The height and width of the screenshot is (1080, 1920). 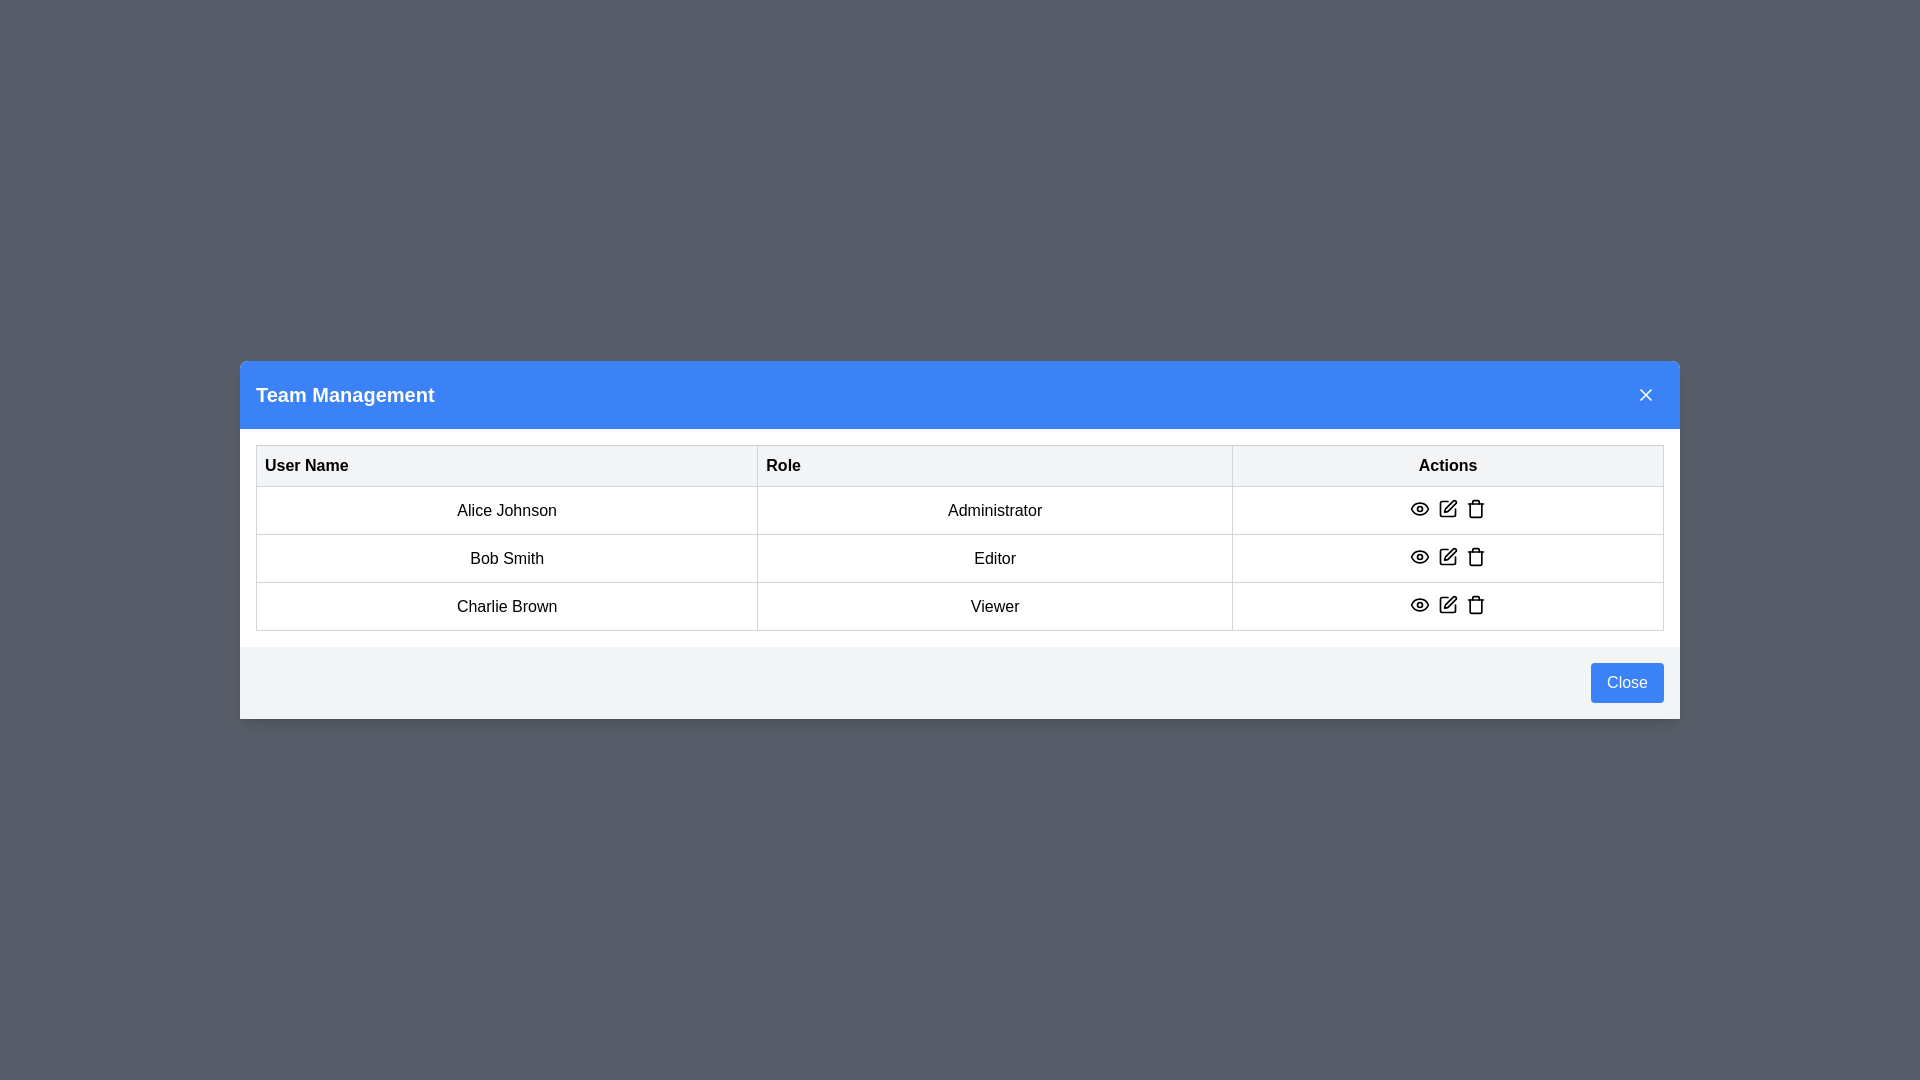 I want to click on the editing icon (SVG graphic) in the 'Actions' column of the first row, which corresponds to 'Alice Johnson's' entry, so click(x=1450, y=505).